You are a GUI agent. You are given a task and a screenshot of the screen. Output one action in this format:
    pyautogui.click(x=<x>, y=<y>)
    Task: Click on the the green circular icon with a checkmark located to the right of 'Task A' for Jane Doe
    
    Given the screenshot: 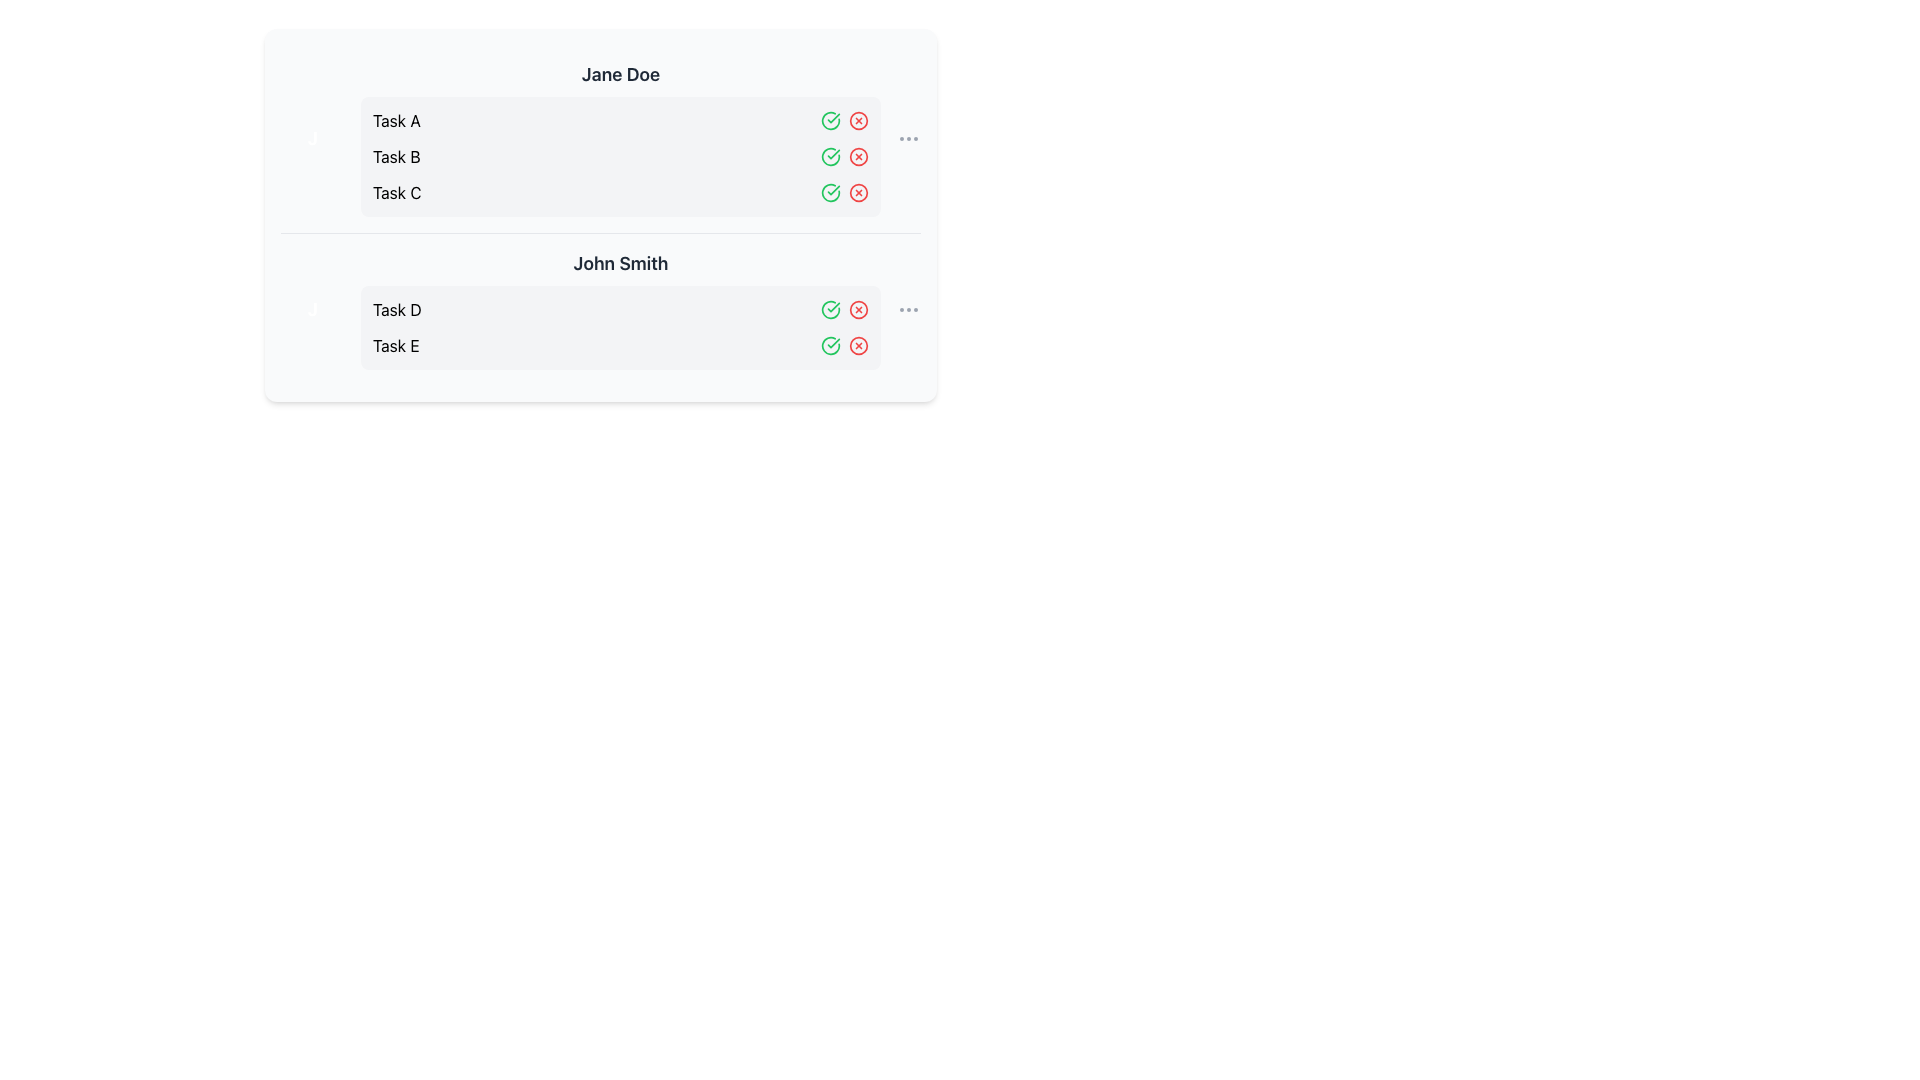 What is the action you would take?
    pyautogui.click(x=830, y=192)
    